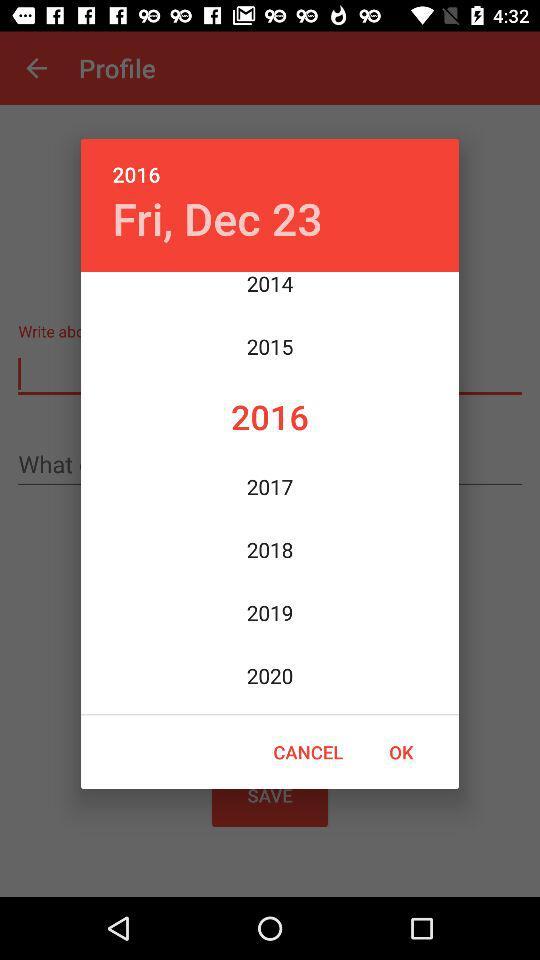  What do you see at coordinates (308, 751) in the screenshot?
I see `icon next to the ok icon` at bounding box center [308, 751].